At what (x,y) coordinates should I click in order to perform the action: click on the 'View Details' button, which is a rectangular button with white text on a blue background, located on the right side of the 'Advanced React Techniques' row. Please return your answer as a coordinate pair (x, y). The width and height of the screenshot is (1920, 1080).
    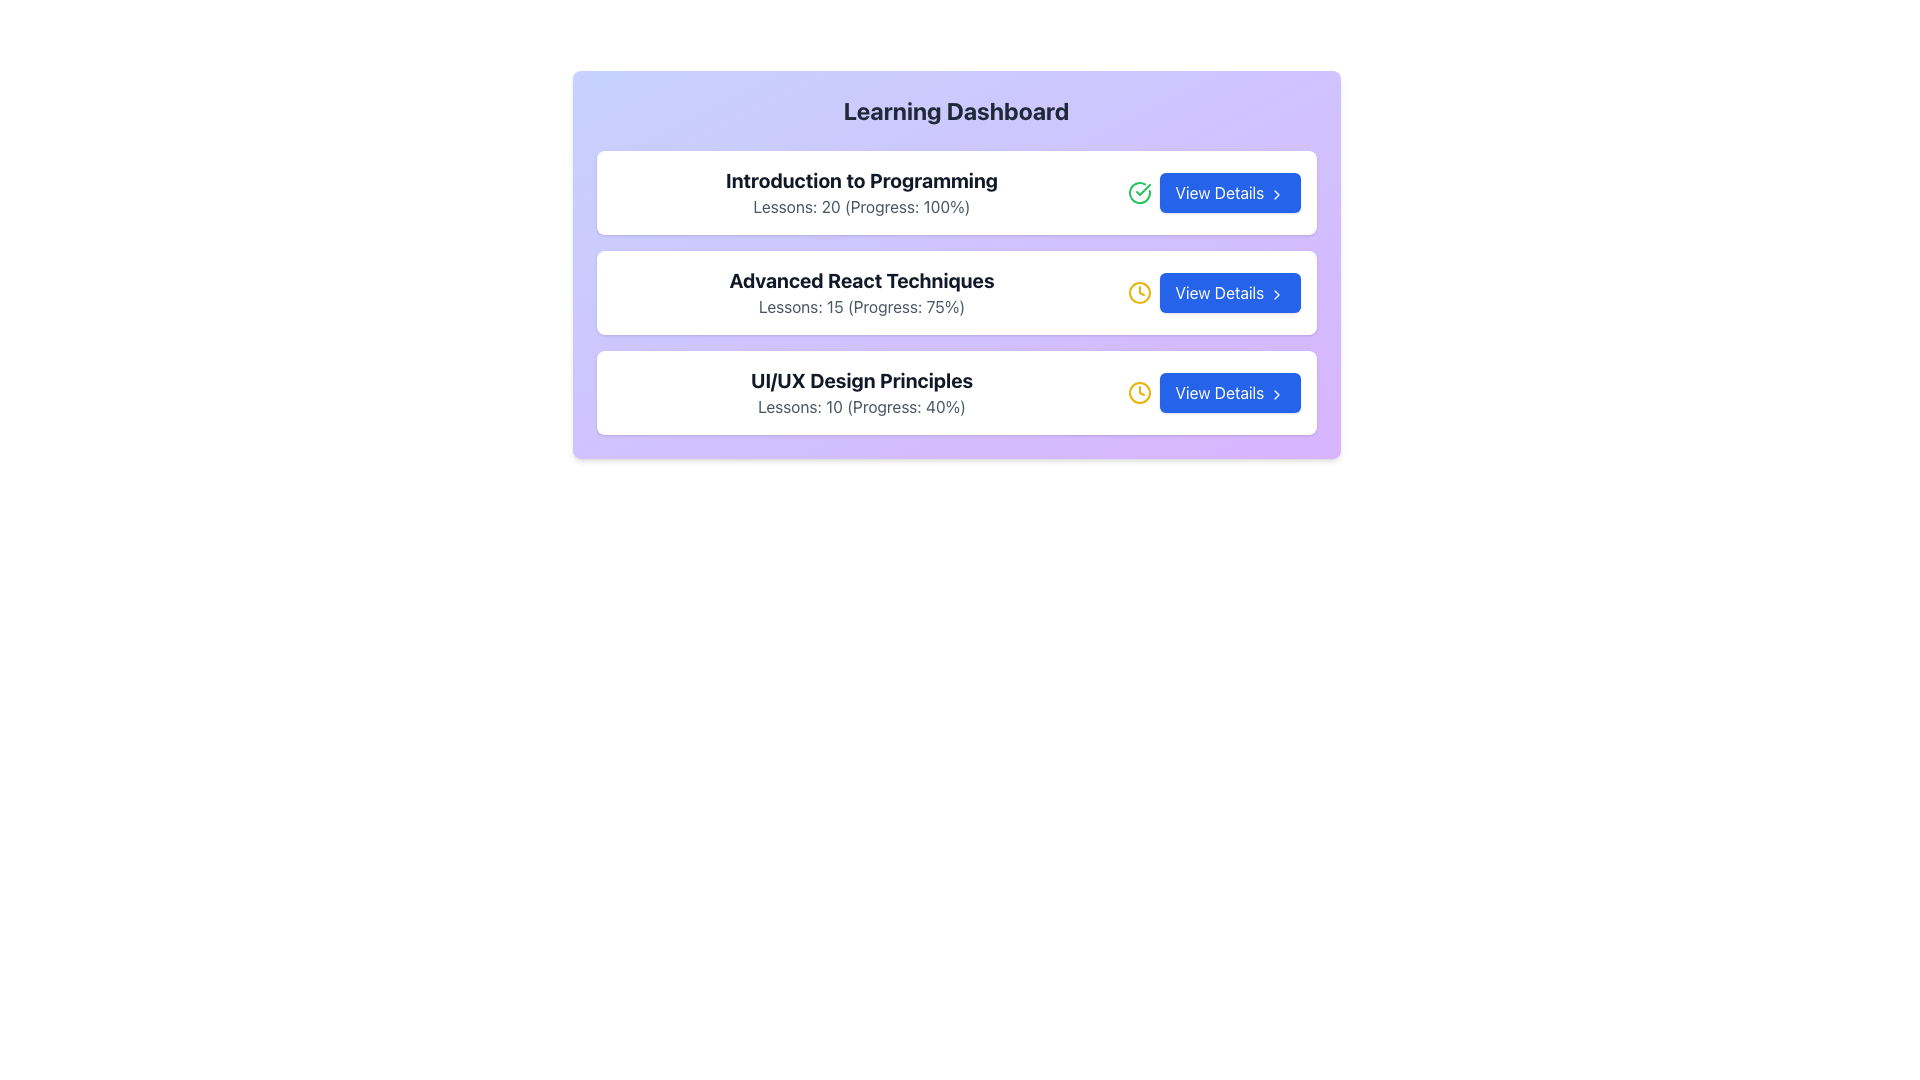
    Looking at the image, I should click on (1228, 293).